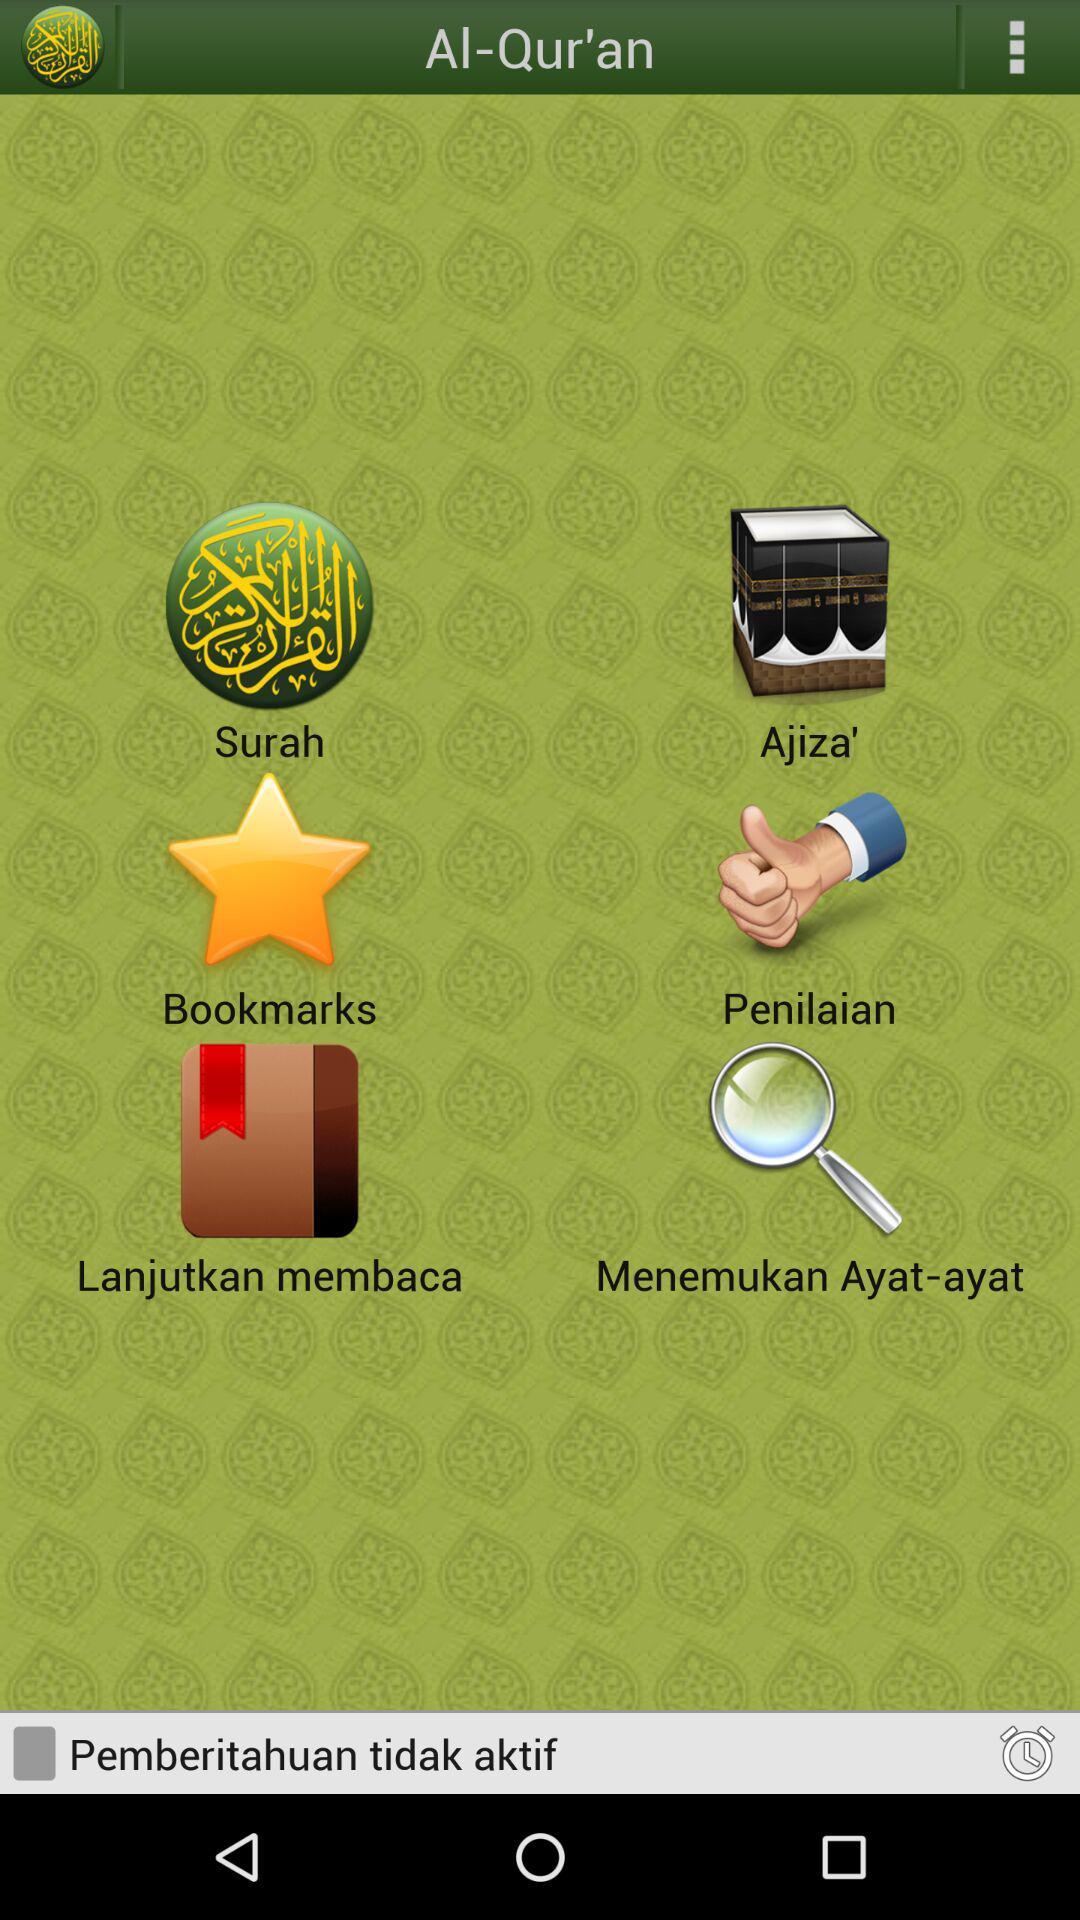 The width and height of the screenshot is (1080, 1920). I want to click on surah, so click(270, 605).